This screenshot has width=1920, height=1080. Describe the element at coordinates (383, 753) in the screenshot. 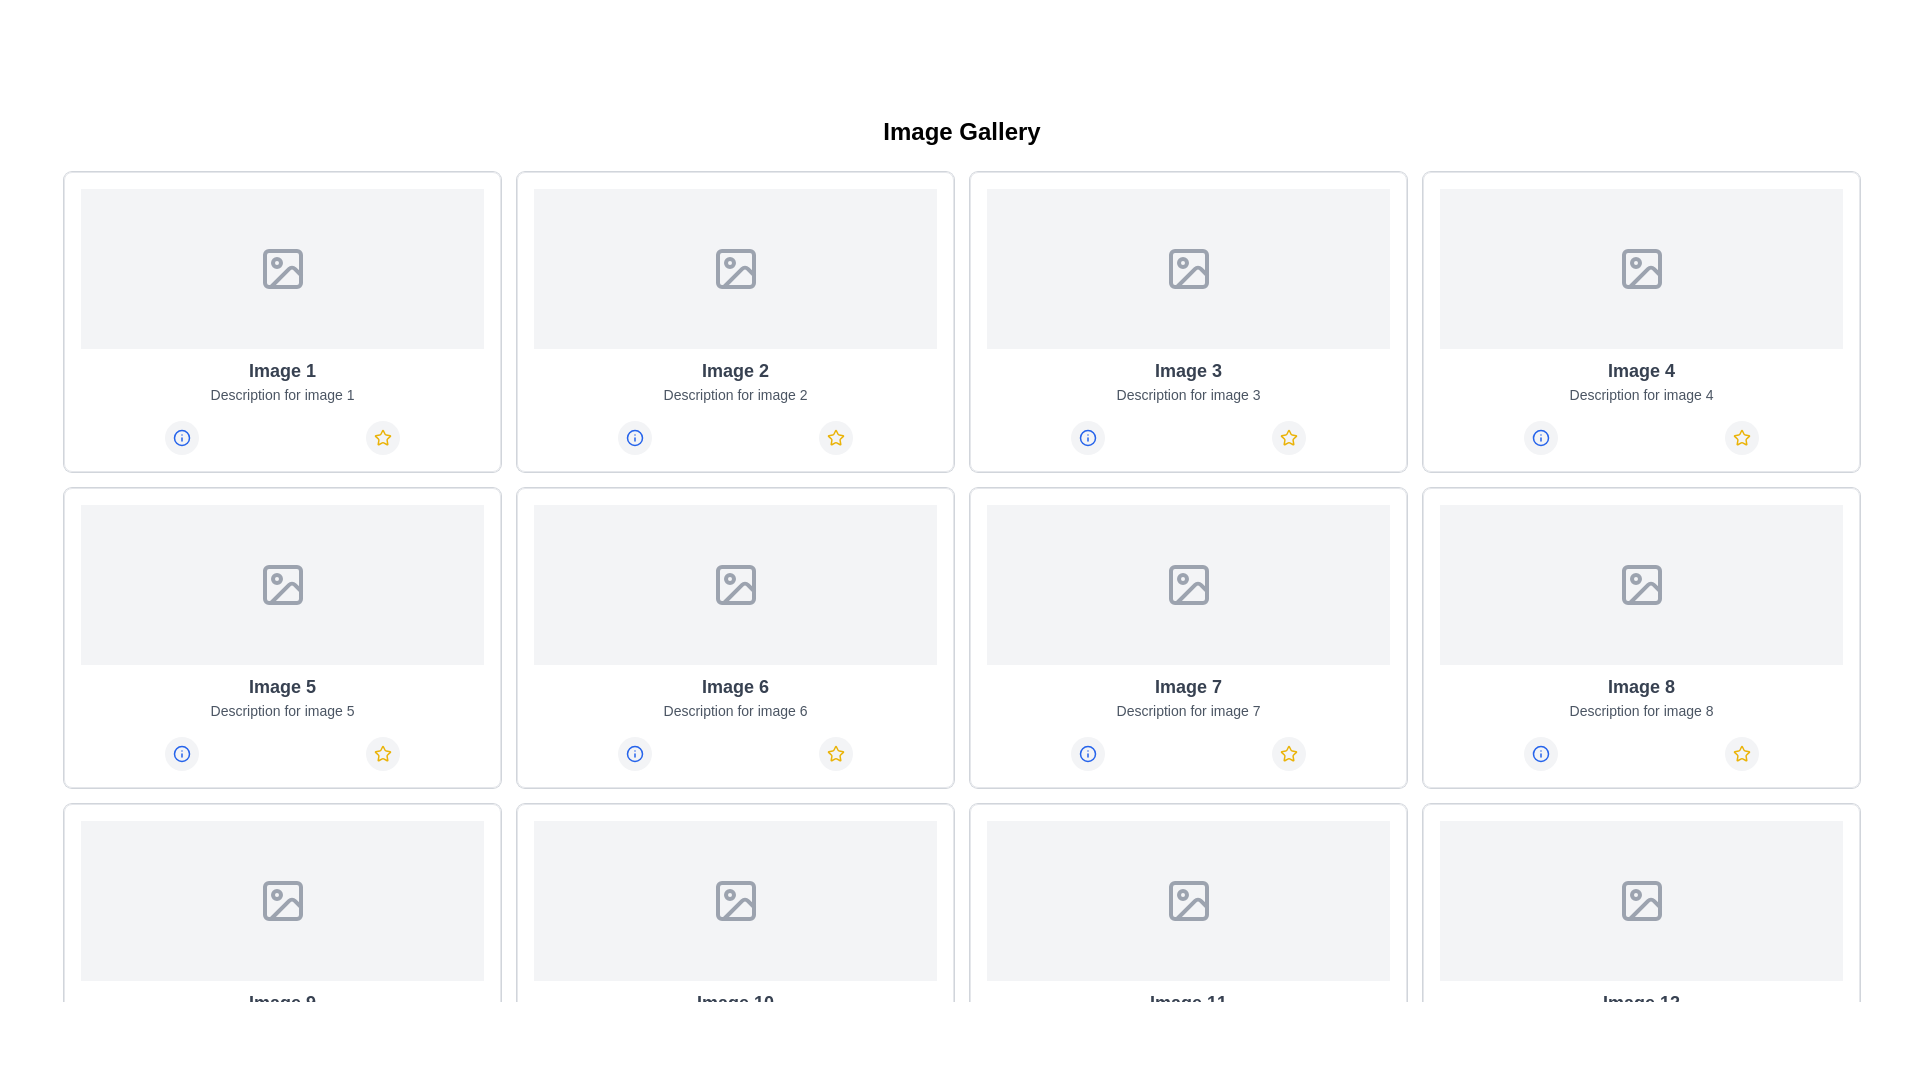

I see `the small circular button with a gray background and a yellow star icon, located to the far right beneath 'Image 5'` at that location.